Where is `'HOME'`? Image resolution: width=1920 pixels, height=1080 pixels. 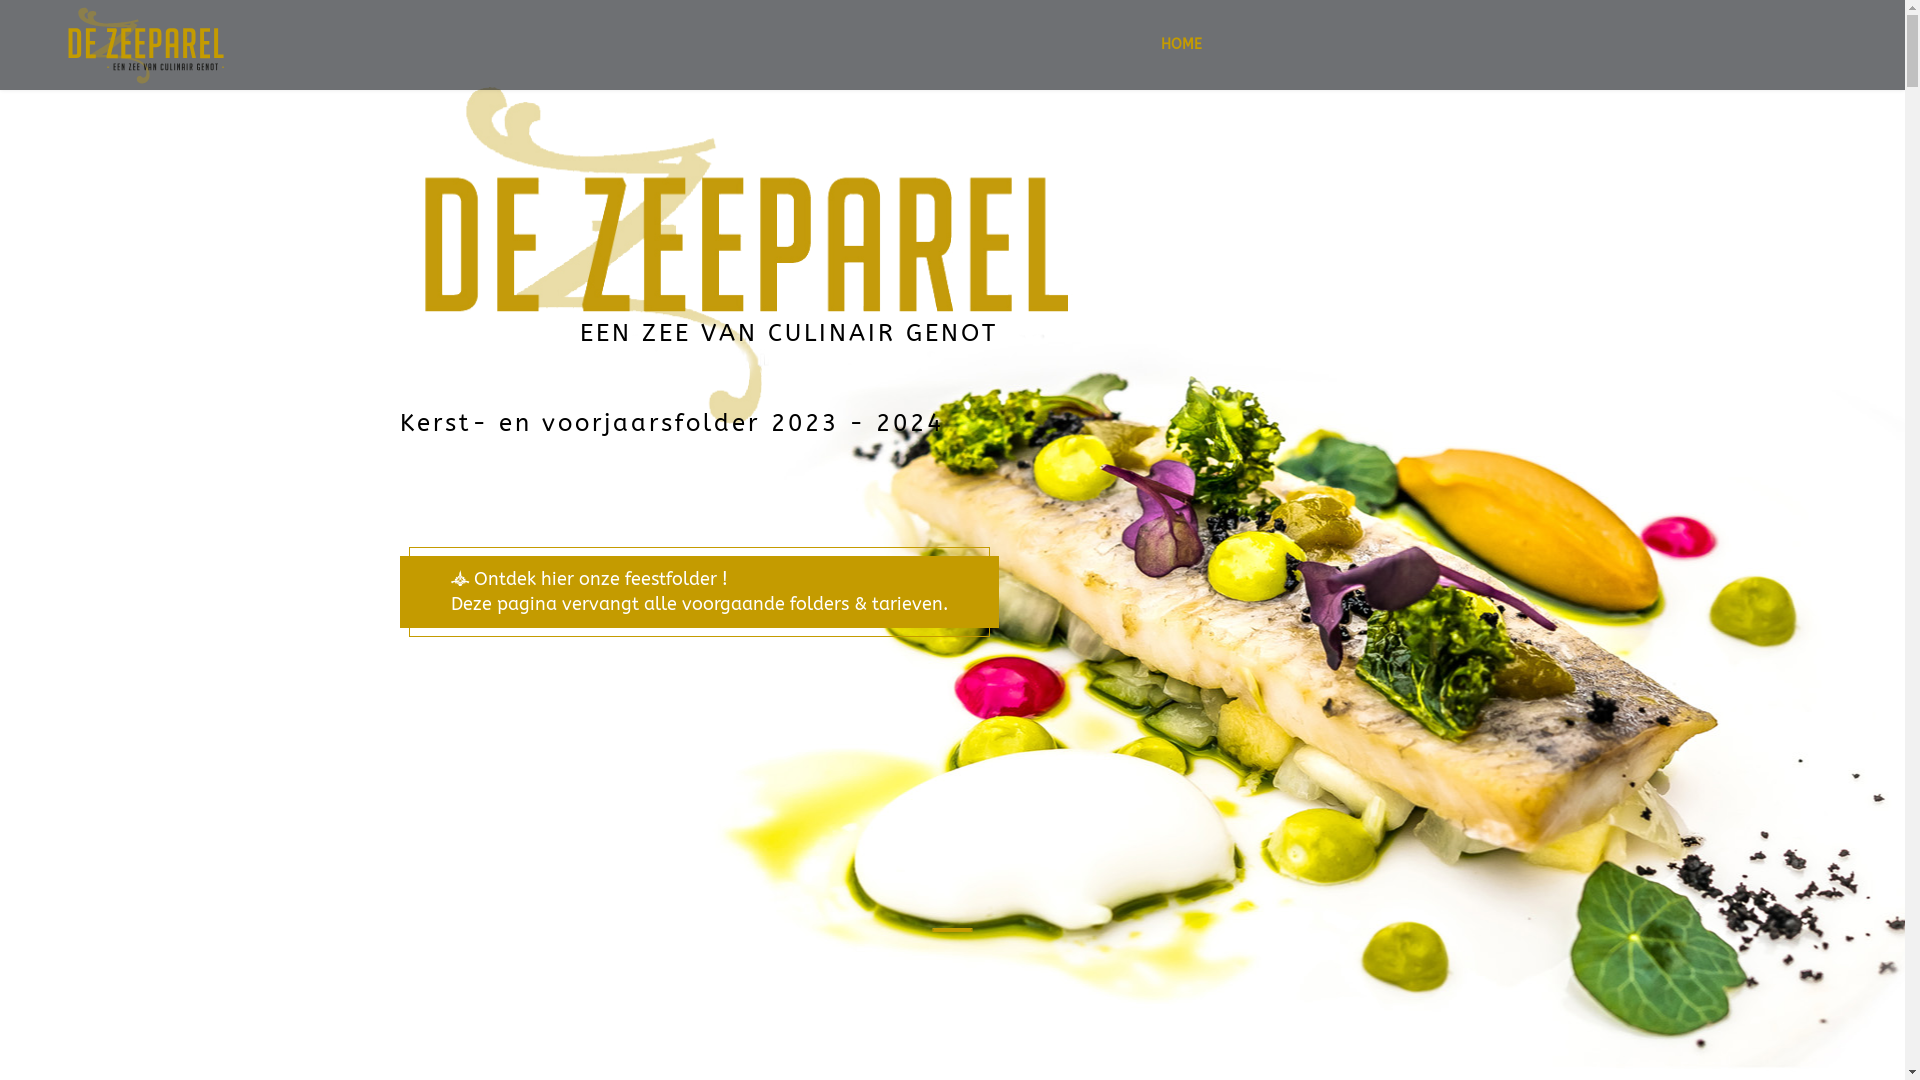 'HOME' is located at coordinates (1181, 45).